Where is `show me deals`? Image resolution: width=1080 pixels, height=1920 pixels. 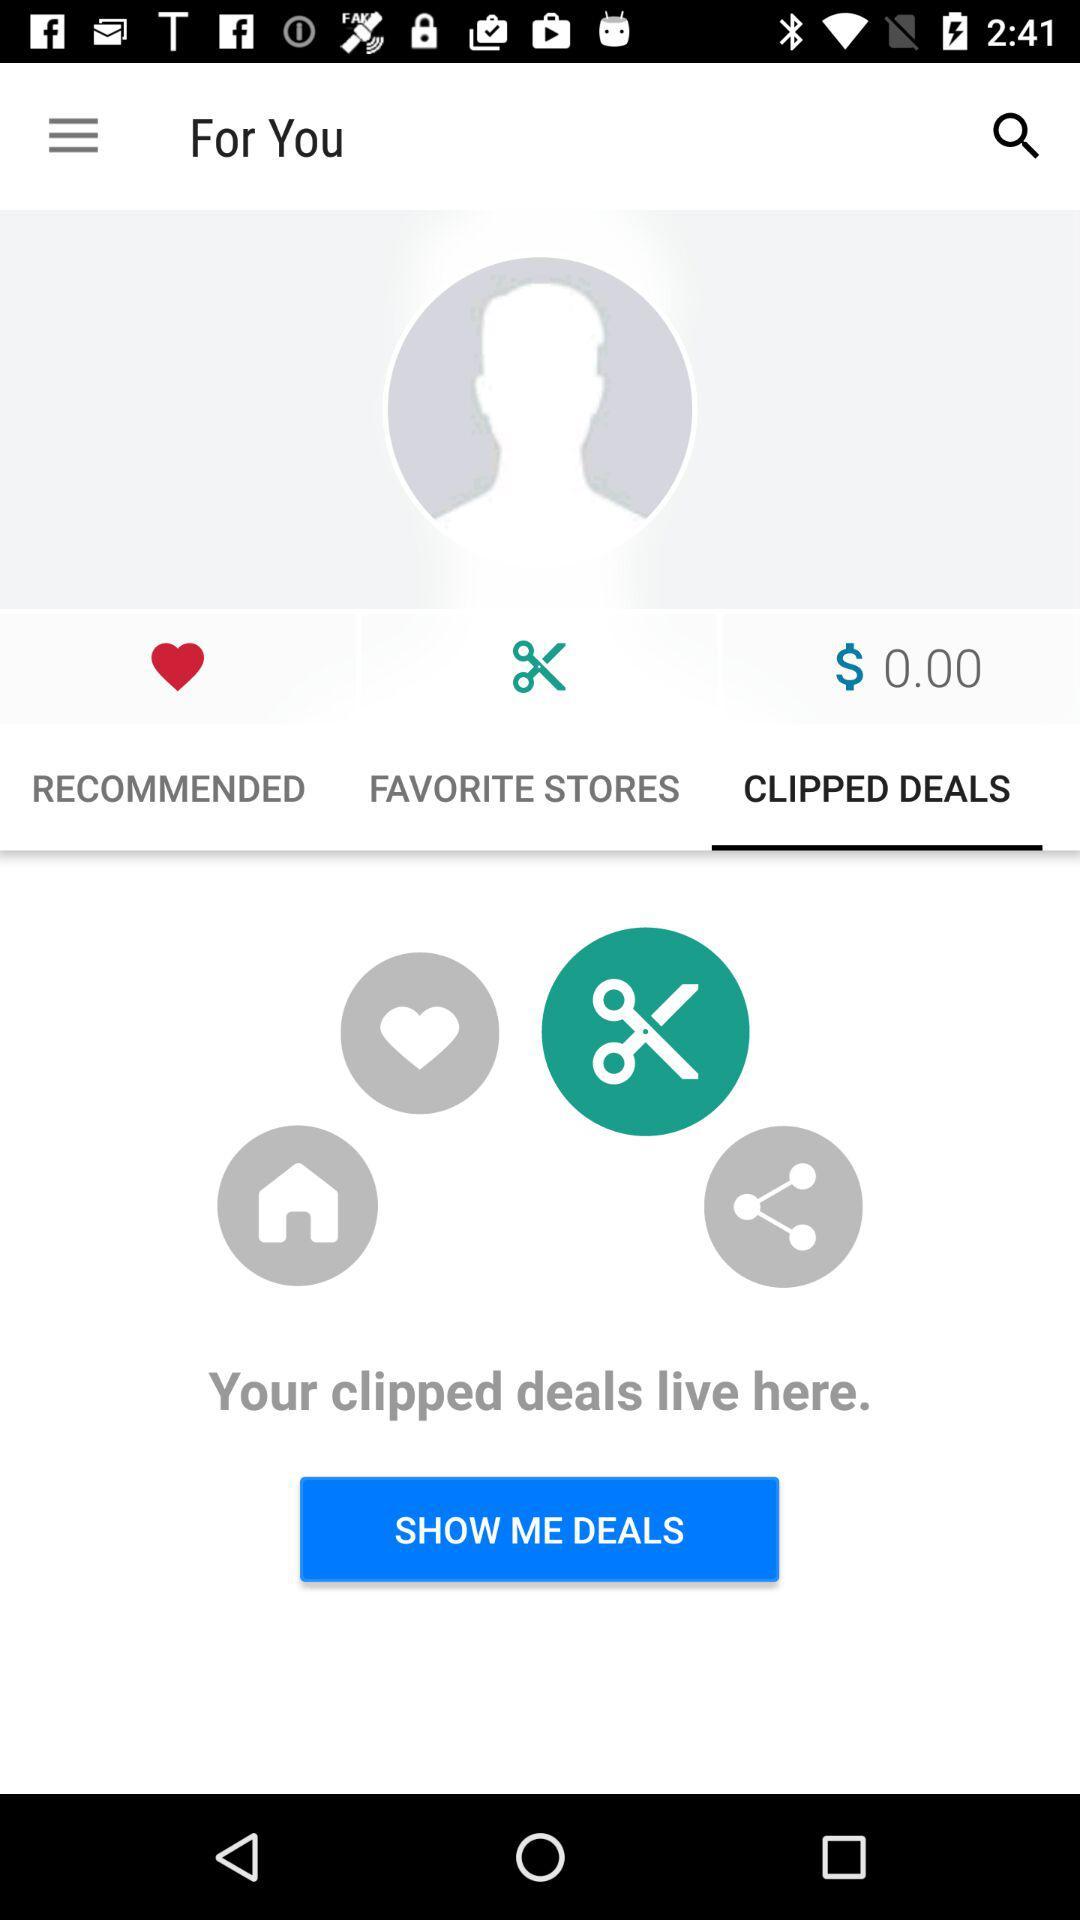 show me deals is located at coordinates (538, 1528).